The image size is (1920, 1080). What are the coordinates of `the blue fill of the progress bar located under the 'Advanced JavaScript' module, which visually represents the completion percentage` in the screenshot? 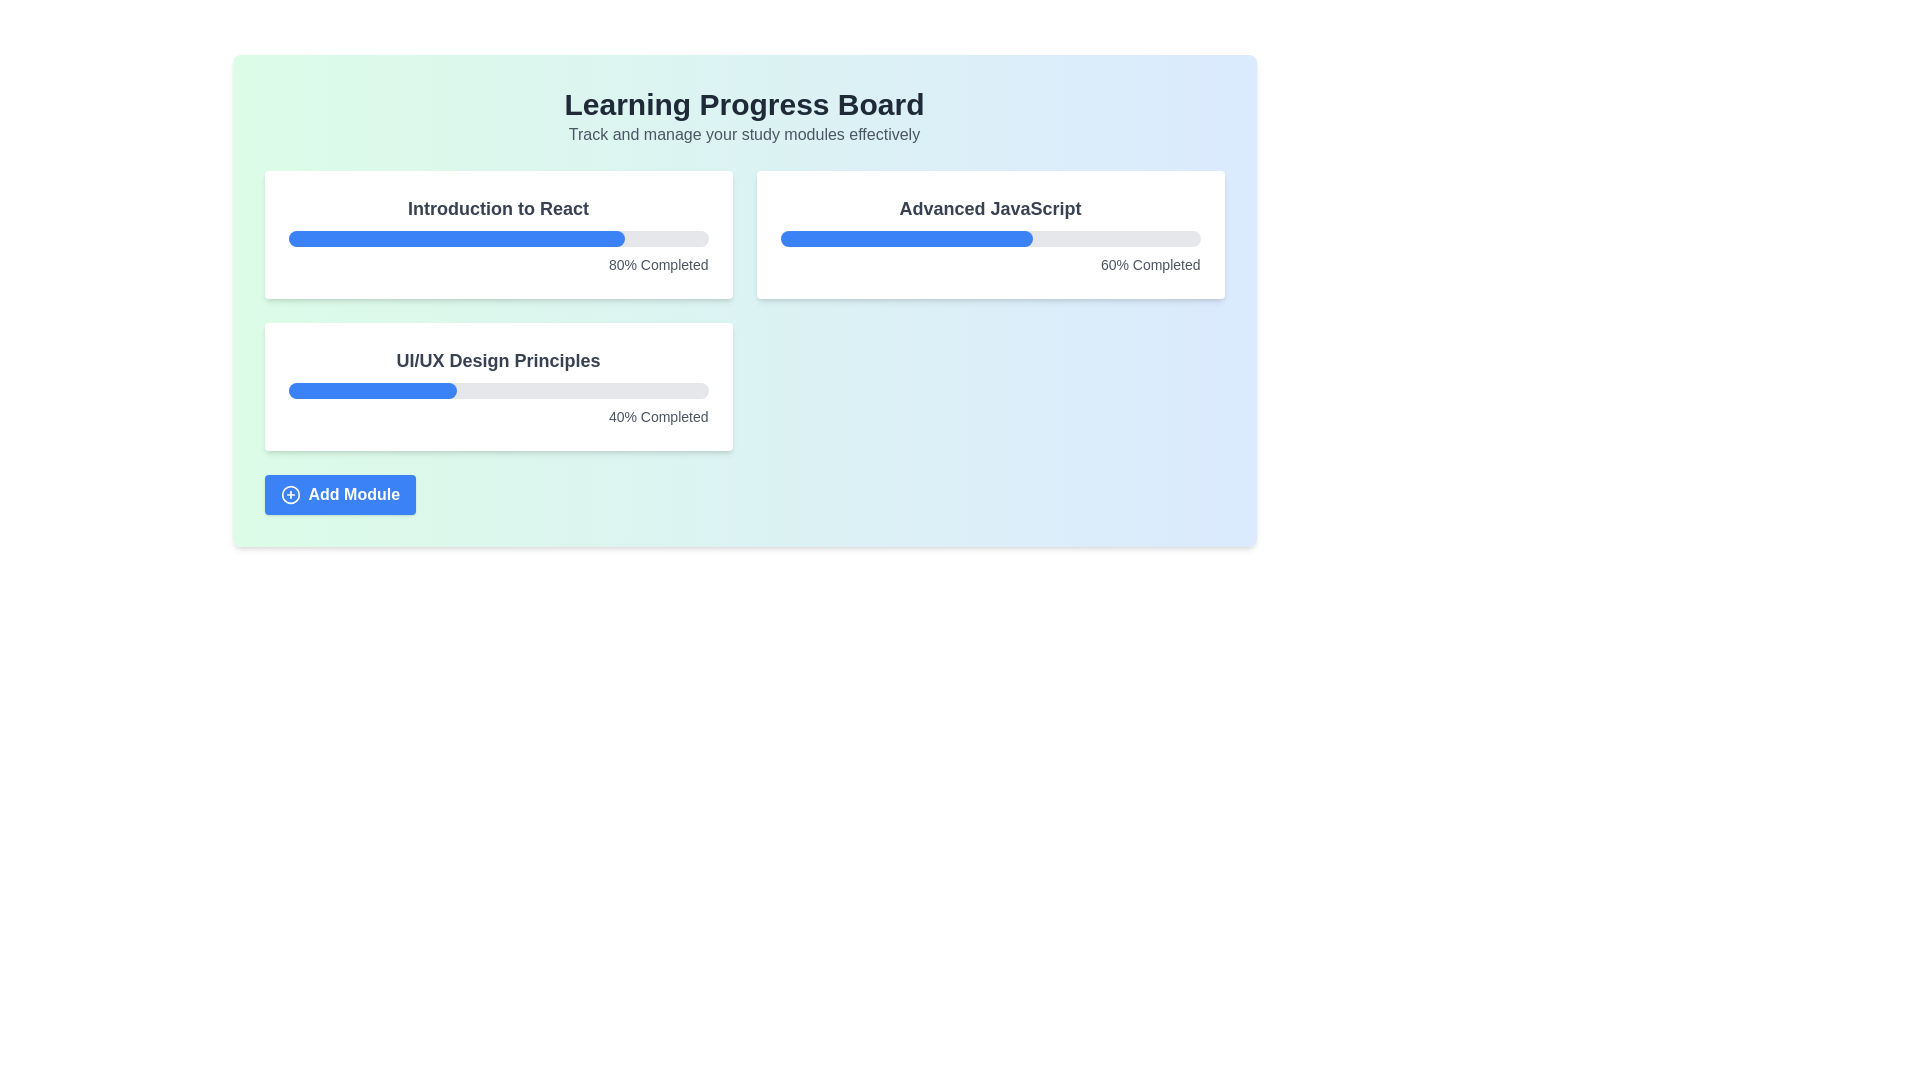 It's located at (905, 238).